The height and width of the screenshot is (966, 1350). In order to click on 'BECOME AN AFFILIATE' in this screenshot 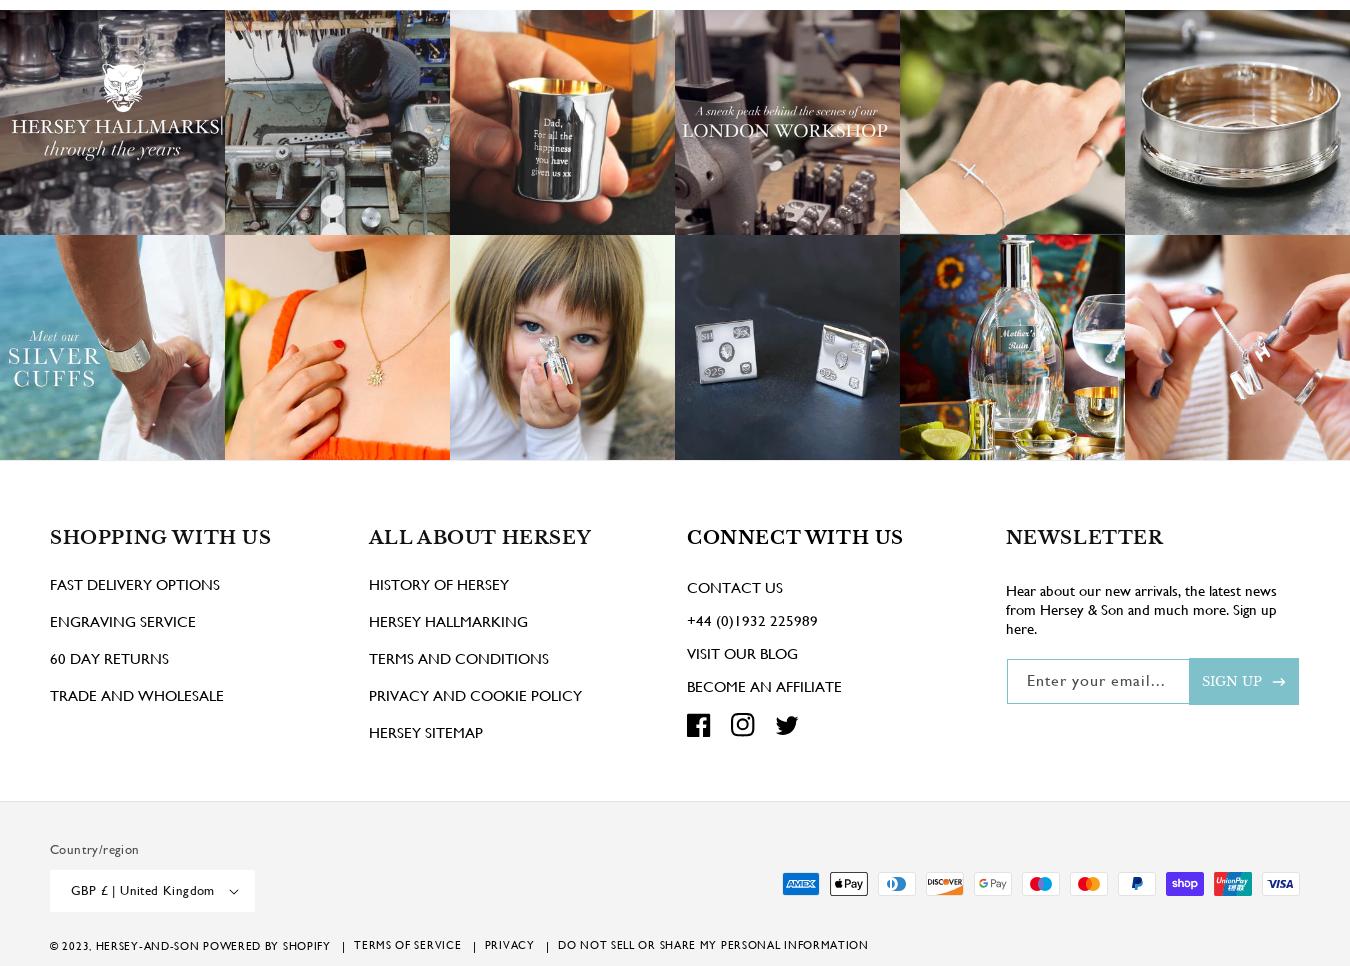, I will do `click(763, 713)`.